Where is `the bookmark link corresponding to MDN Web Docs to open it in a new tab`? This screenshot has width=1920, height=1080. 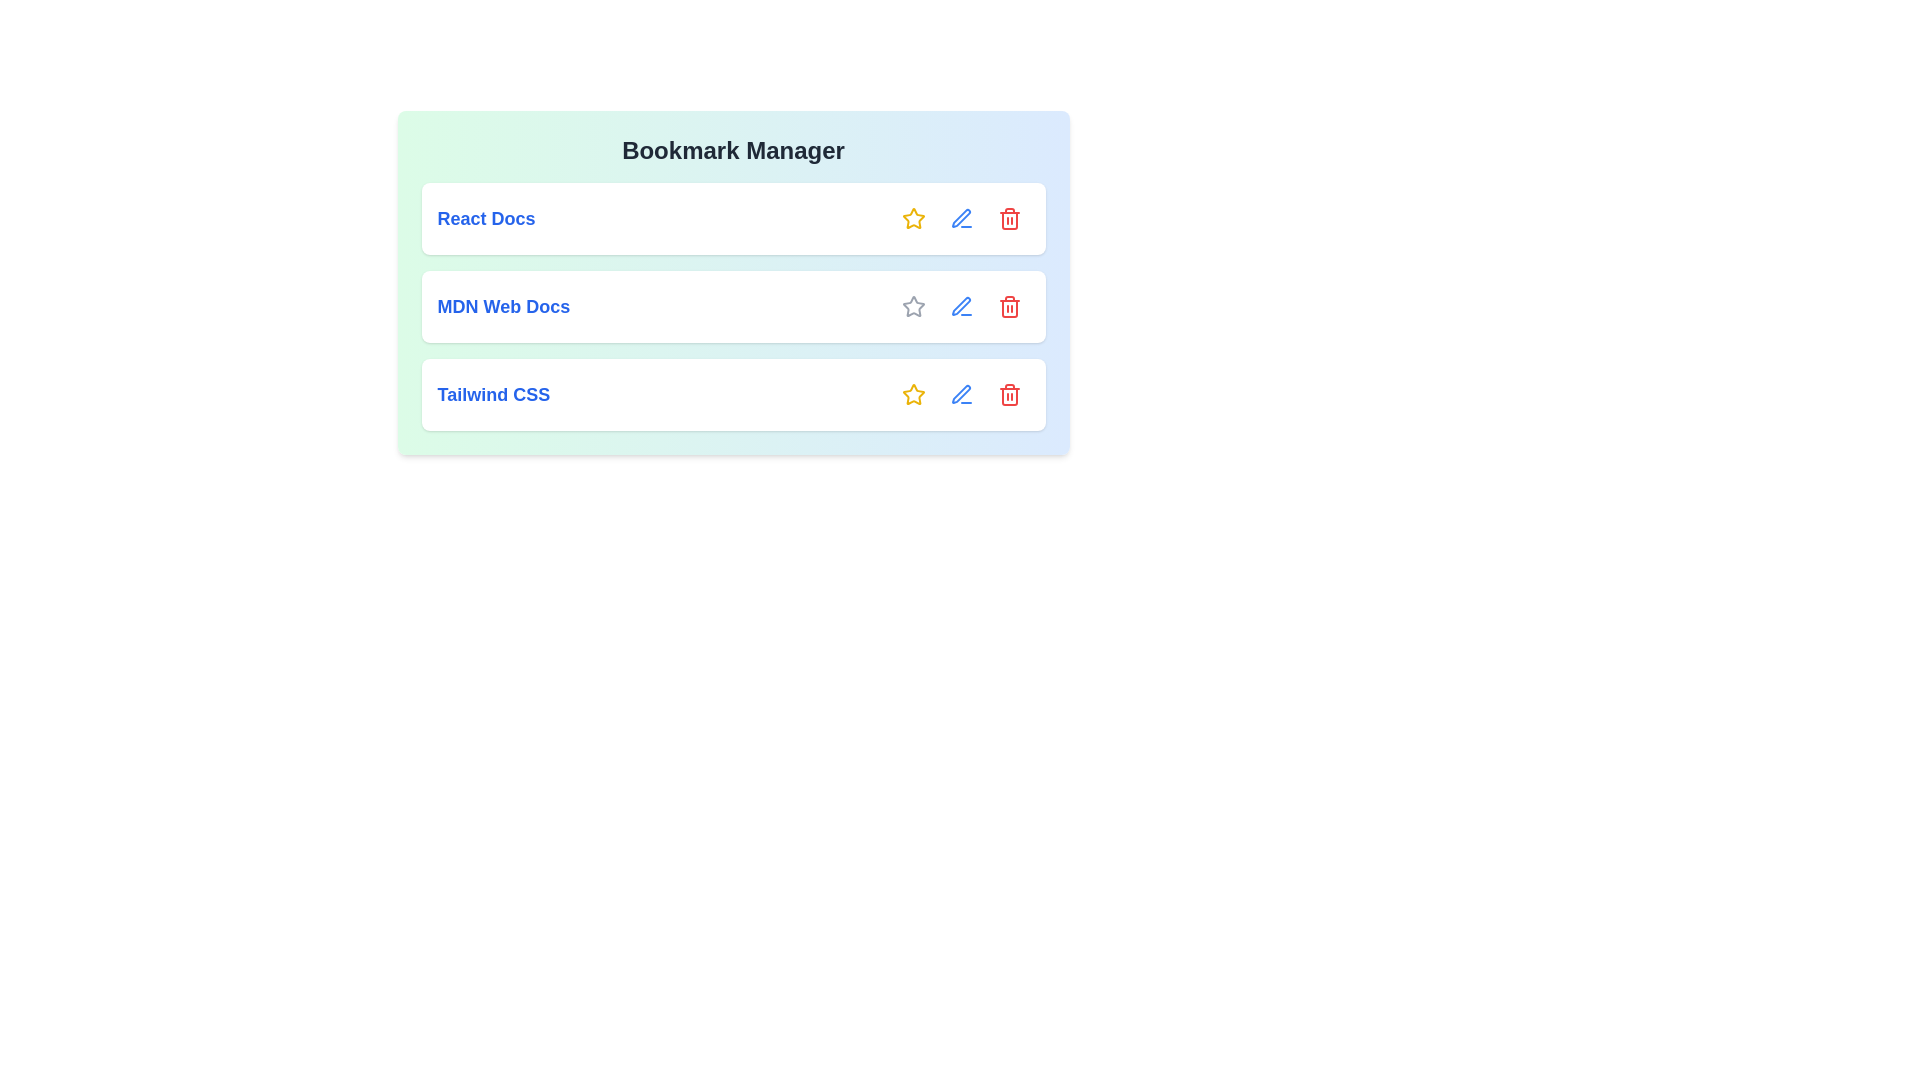 the bookmark link corresponding to MDN Web Docs to open it in a new tab is located at coordinates (503, 307).